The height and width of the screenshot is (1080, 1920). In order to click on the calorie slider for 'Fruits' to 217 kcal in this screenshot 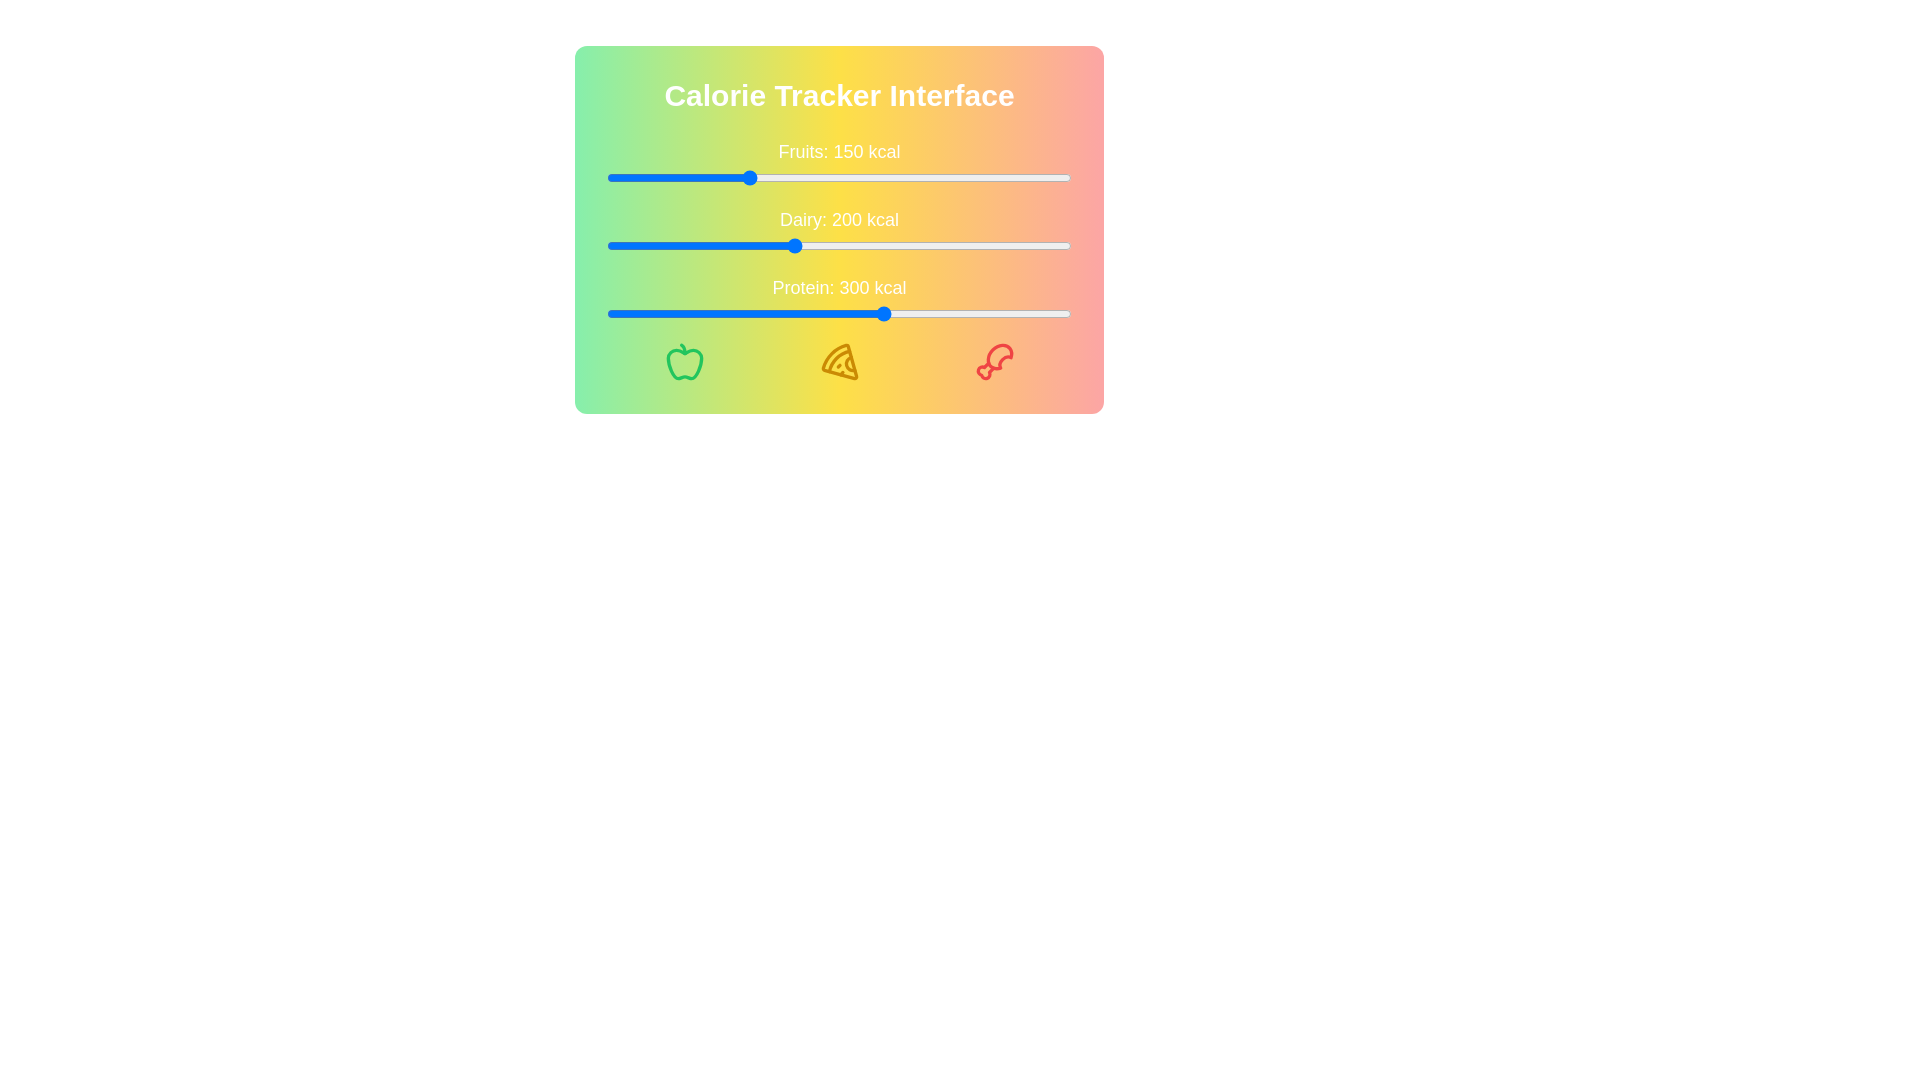, I will do `click(808, 176)`.